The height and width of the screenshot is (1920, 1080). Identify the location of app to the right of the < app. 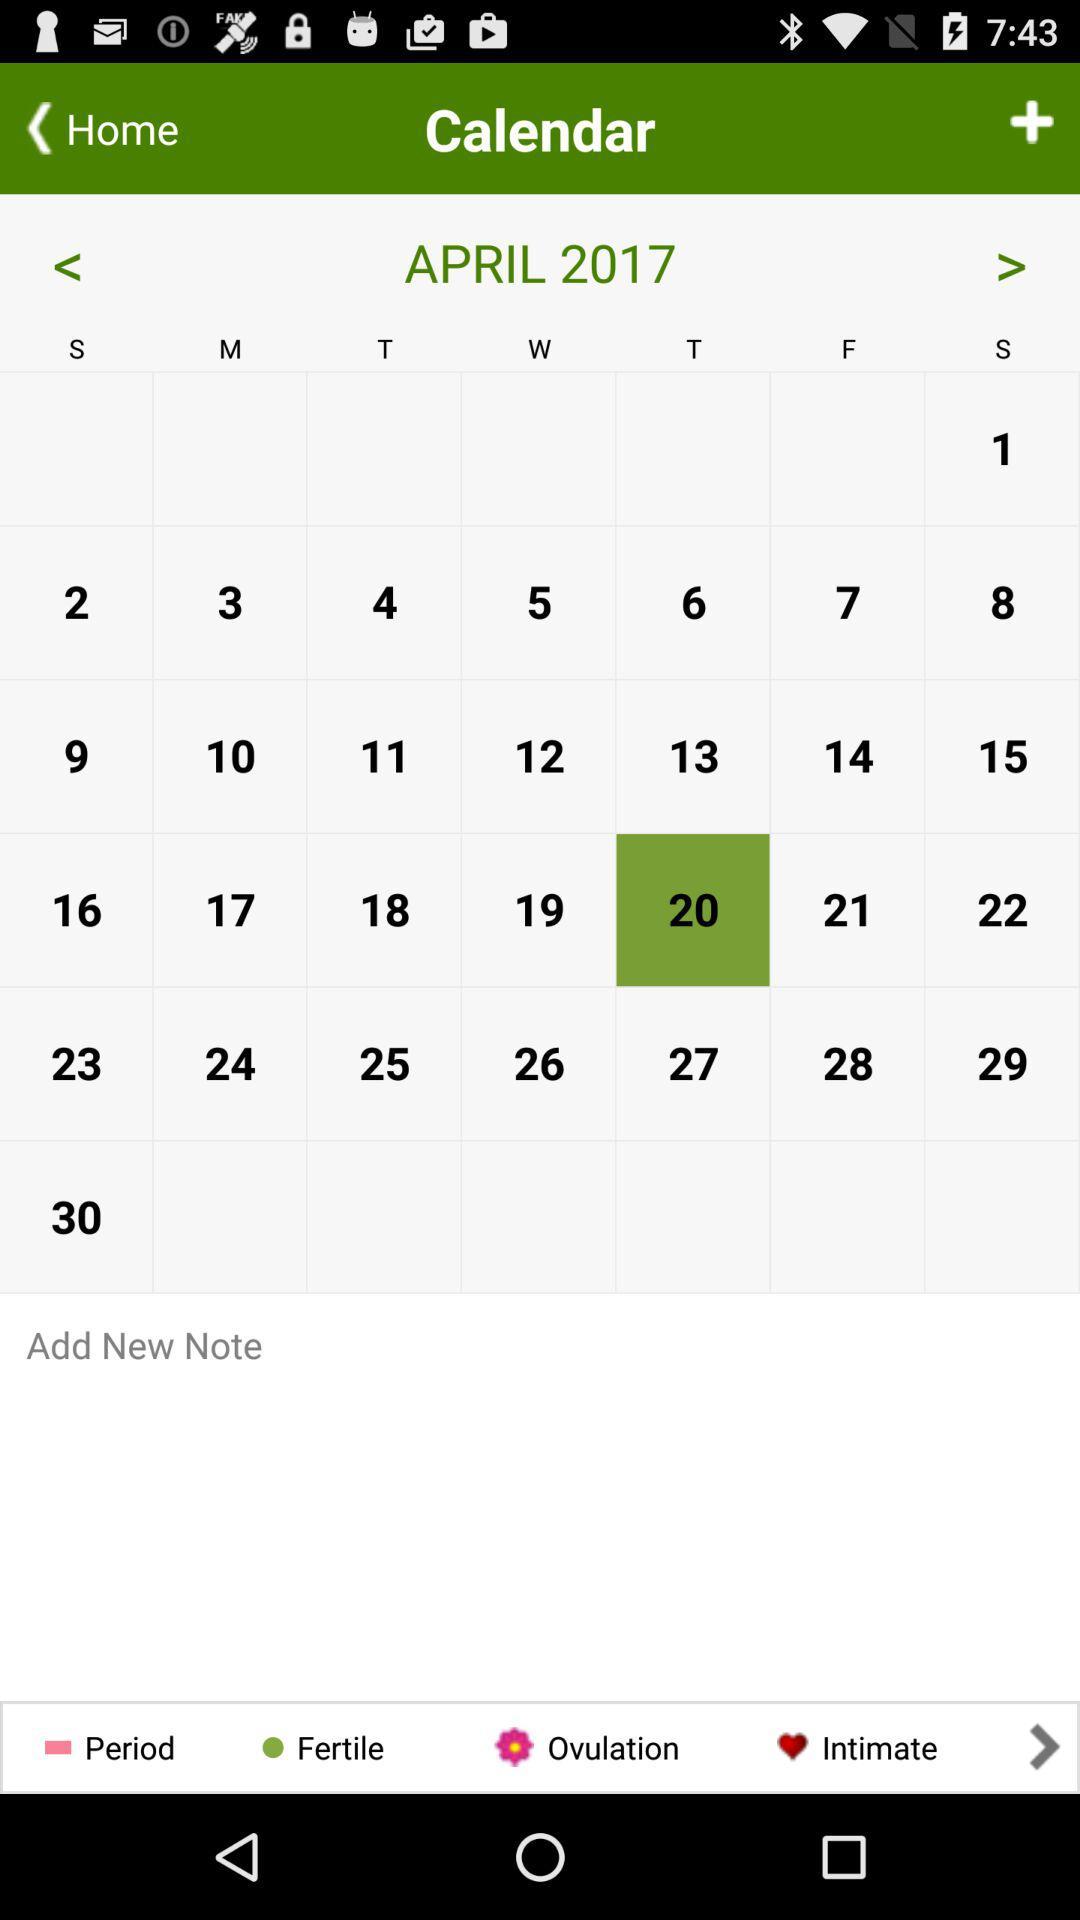
(540, 261).